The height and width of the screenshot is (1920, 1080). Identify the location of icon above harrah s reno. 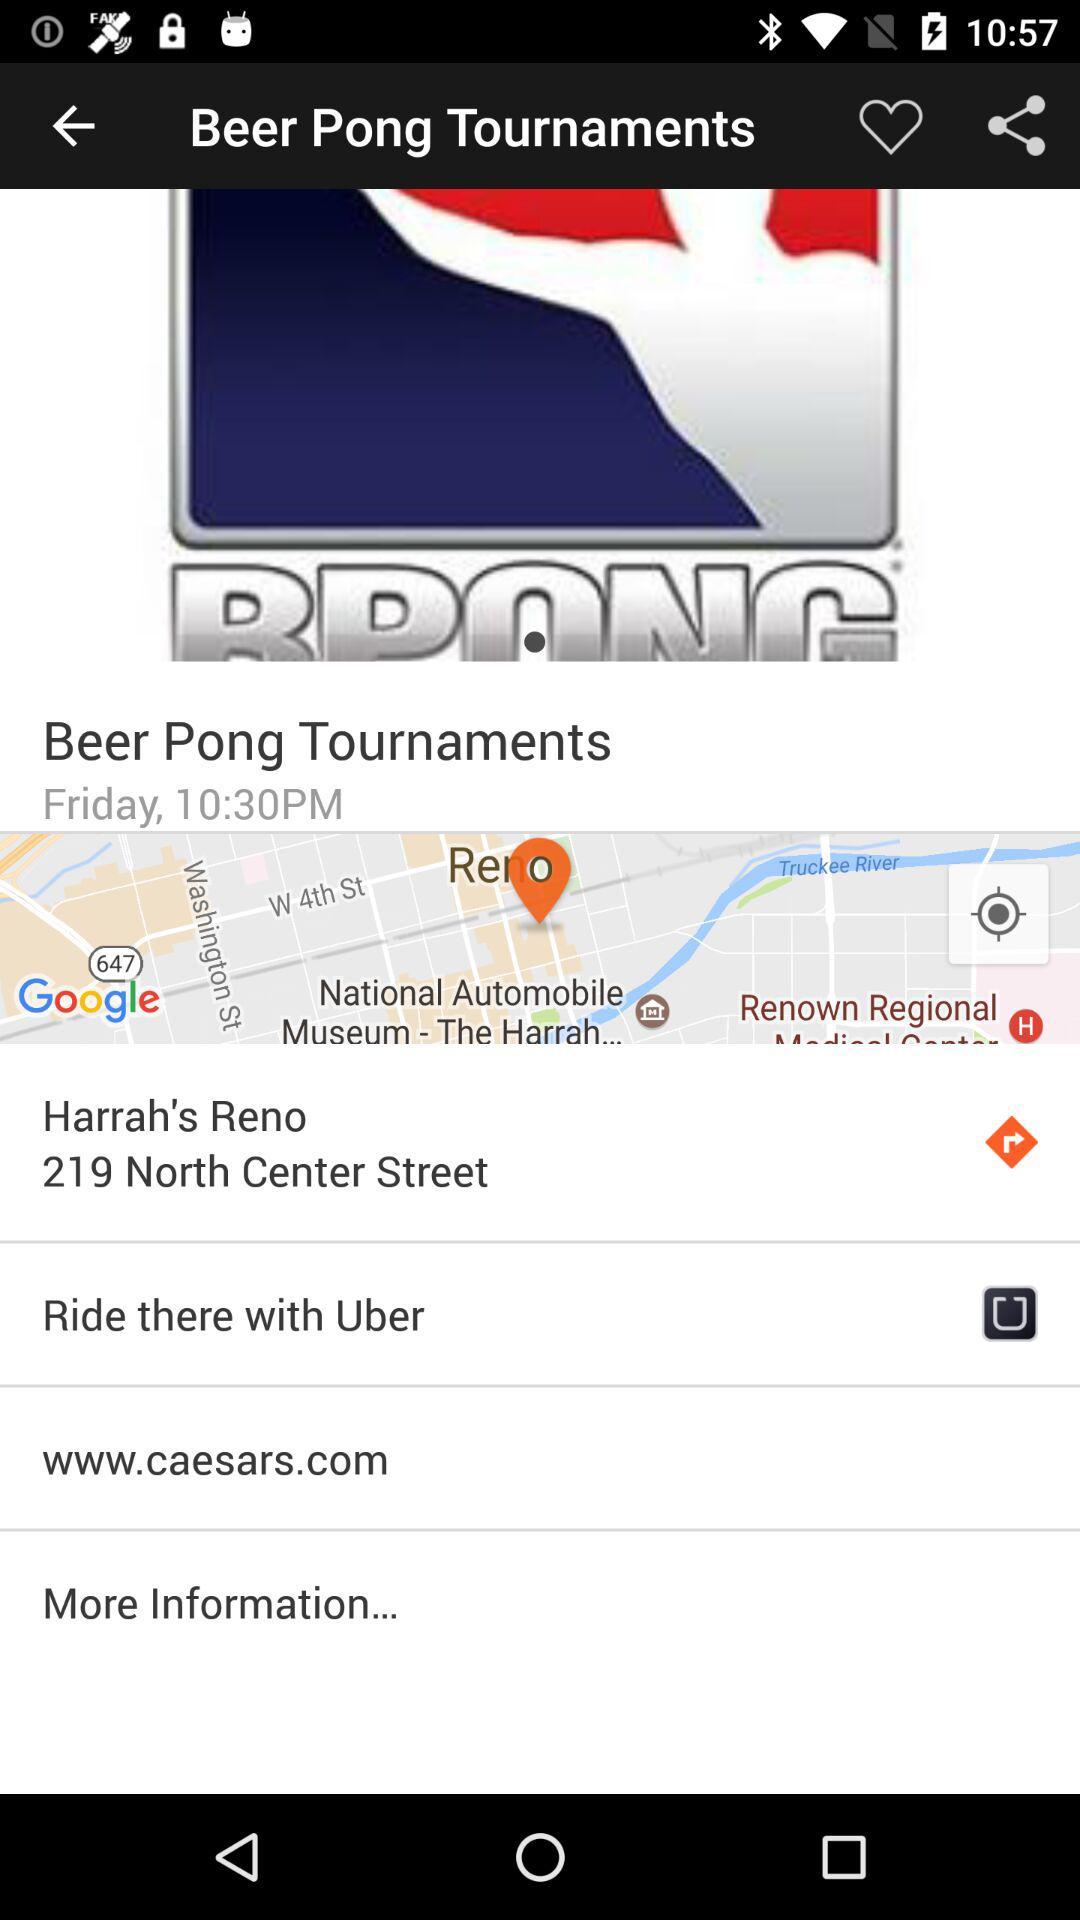
(540, 938).